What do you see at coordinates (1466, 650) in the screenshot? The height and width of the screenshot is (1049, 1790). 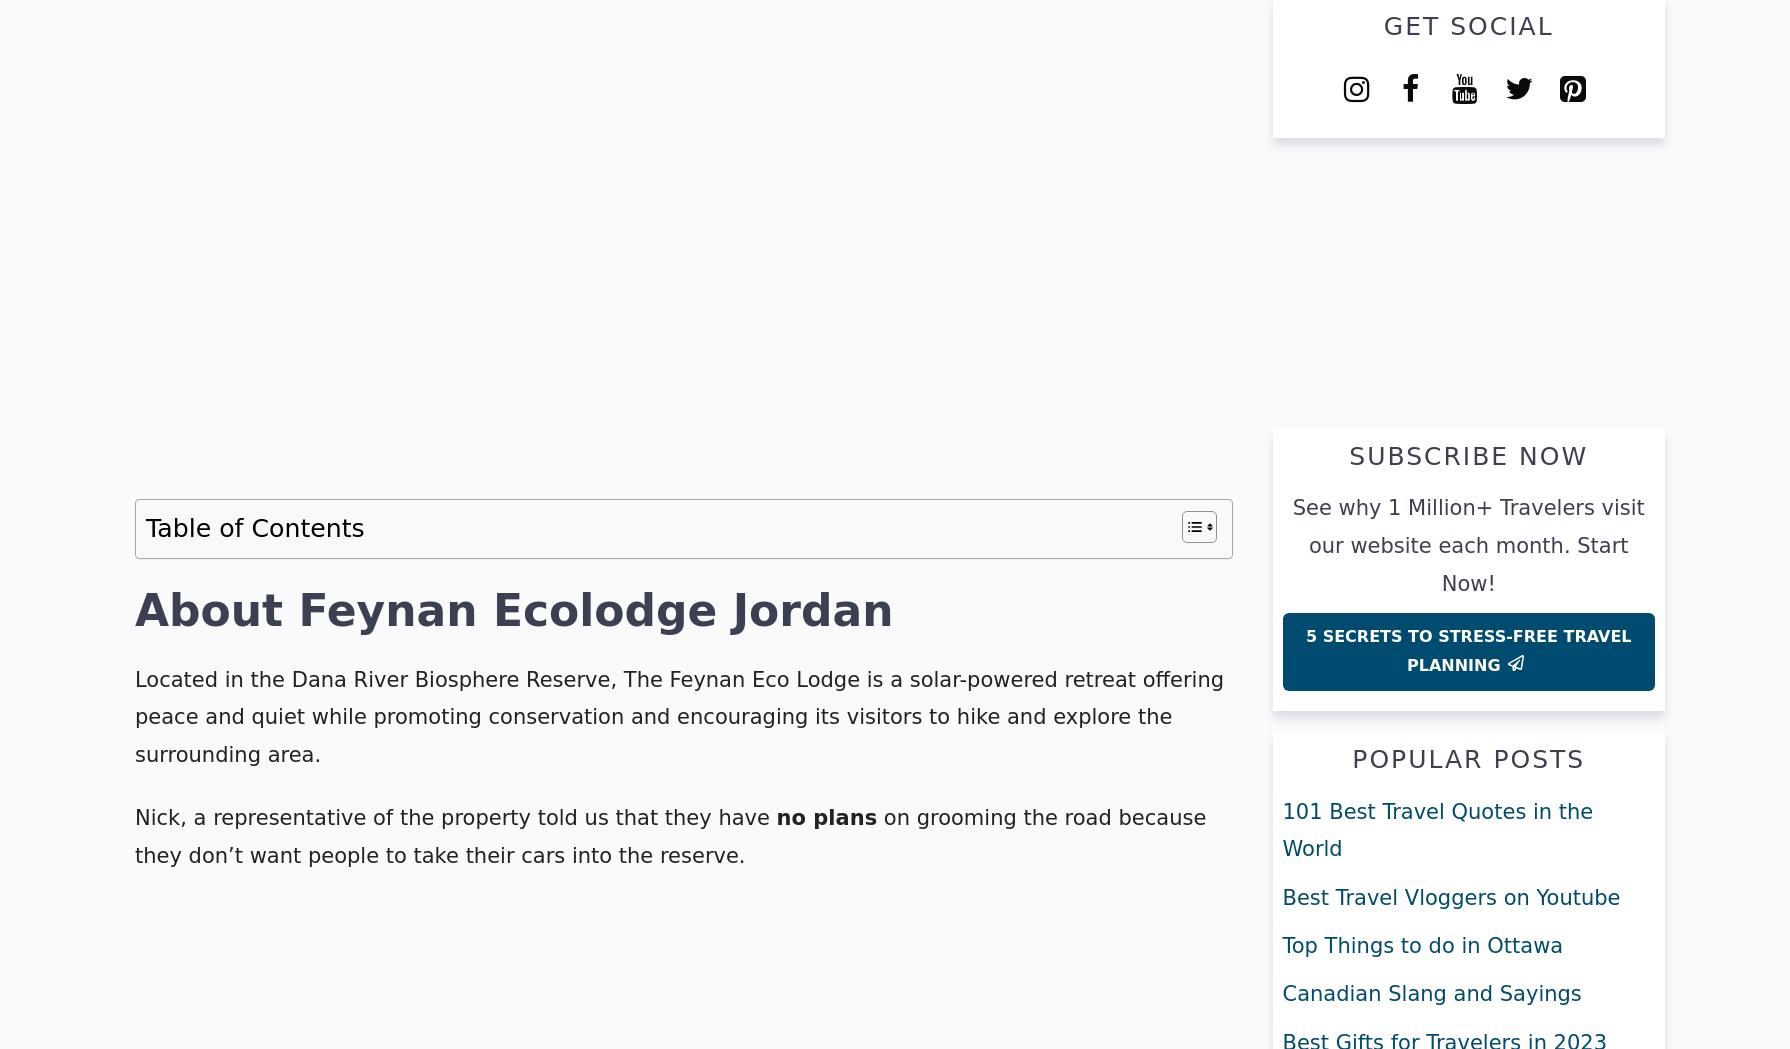 I see `'5 secrets to stress-free travel planning'` at bounding box center [1466, 650].